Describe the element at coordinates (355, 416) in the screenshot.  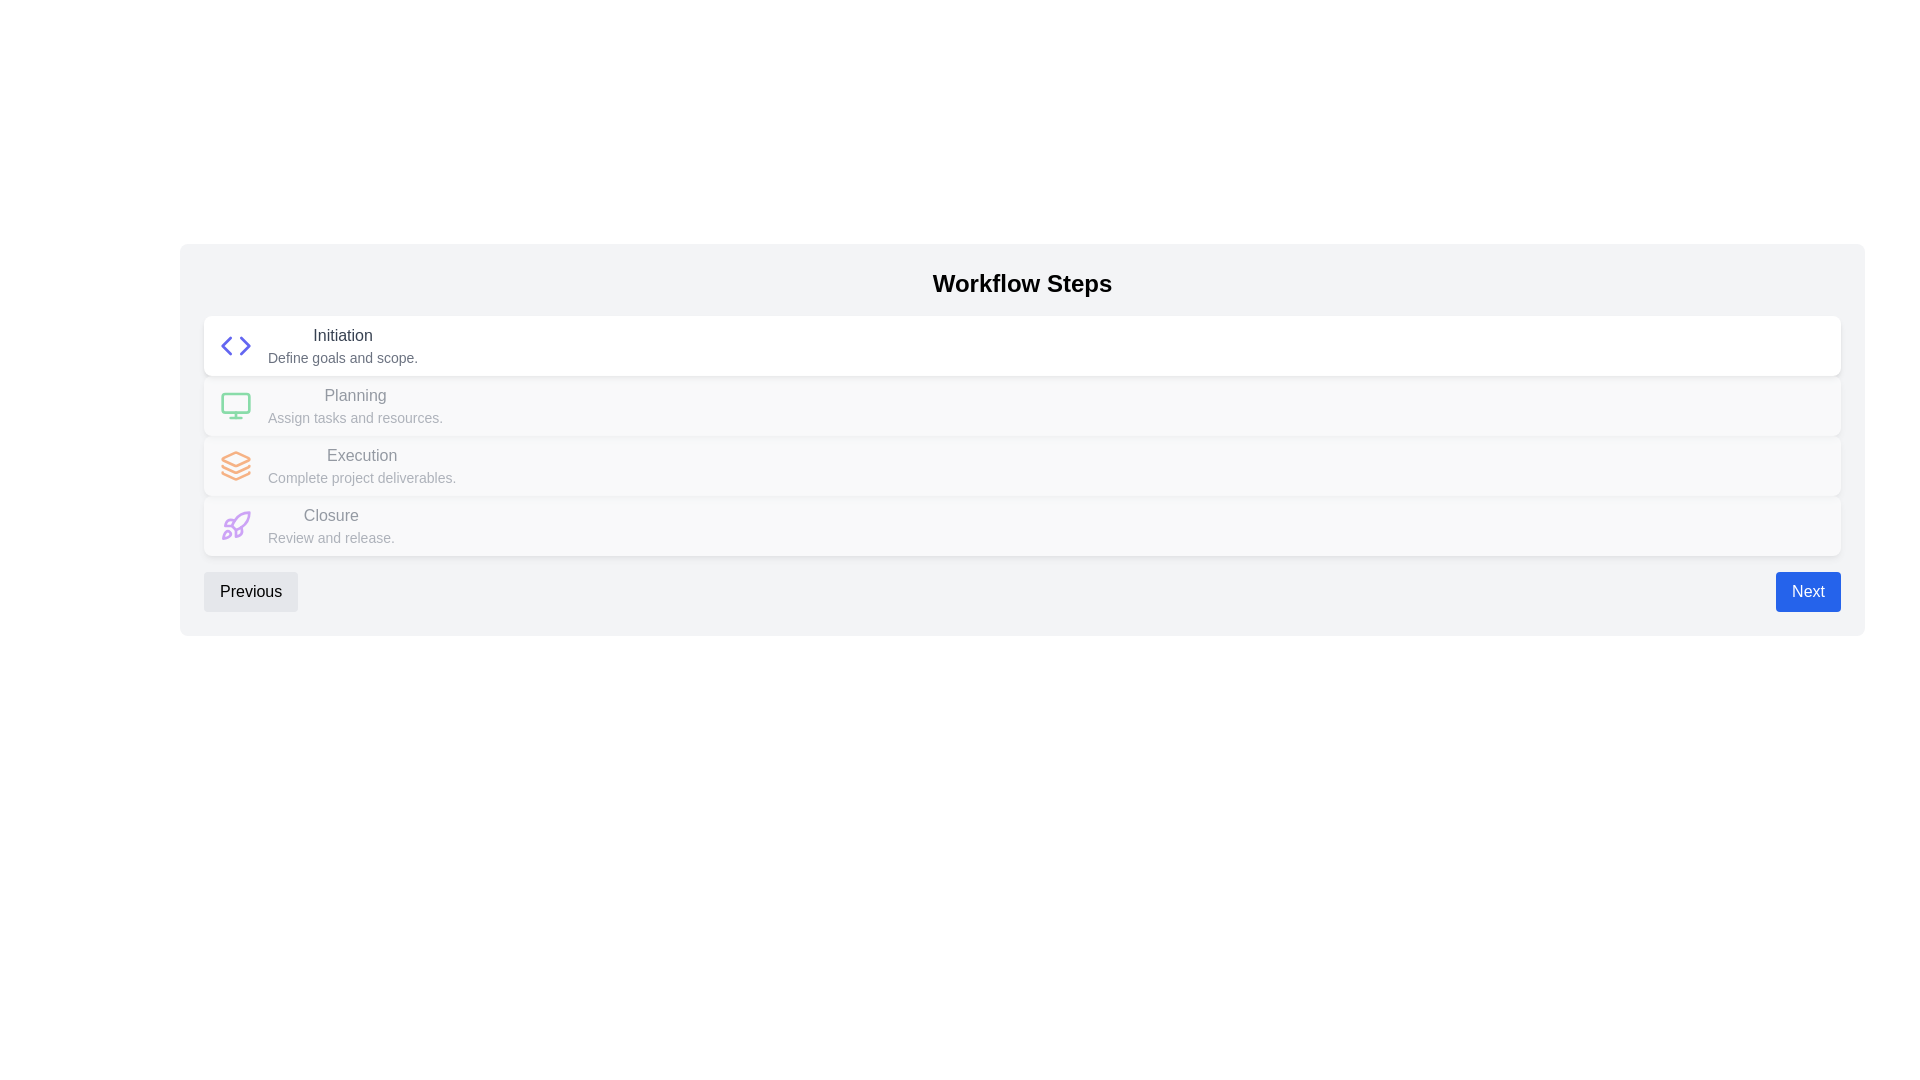
I see `text label displaying 'Assign tasks and resources.' located beneath the 'Planning' label in the 'Workflow Steps' interface` at that location.